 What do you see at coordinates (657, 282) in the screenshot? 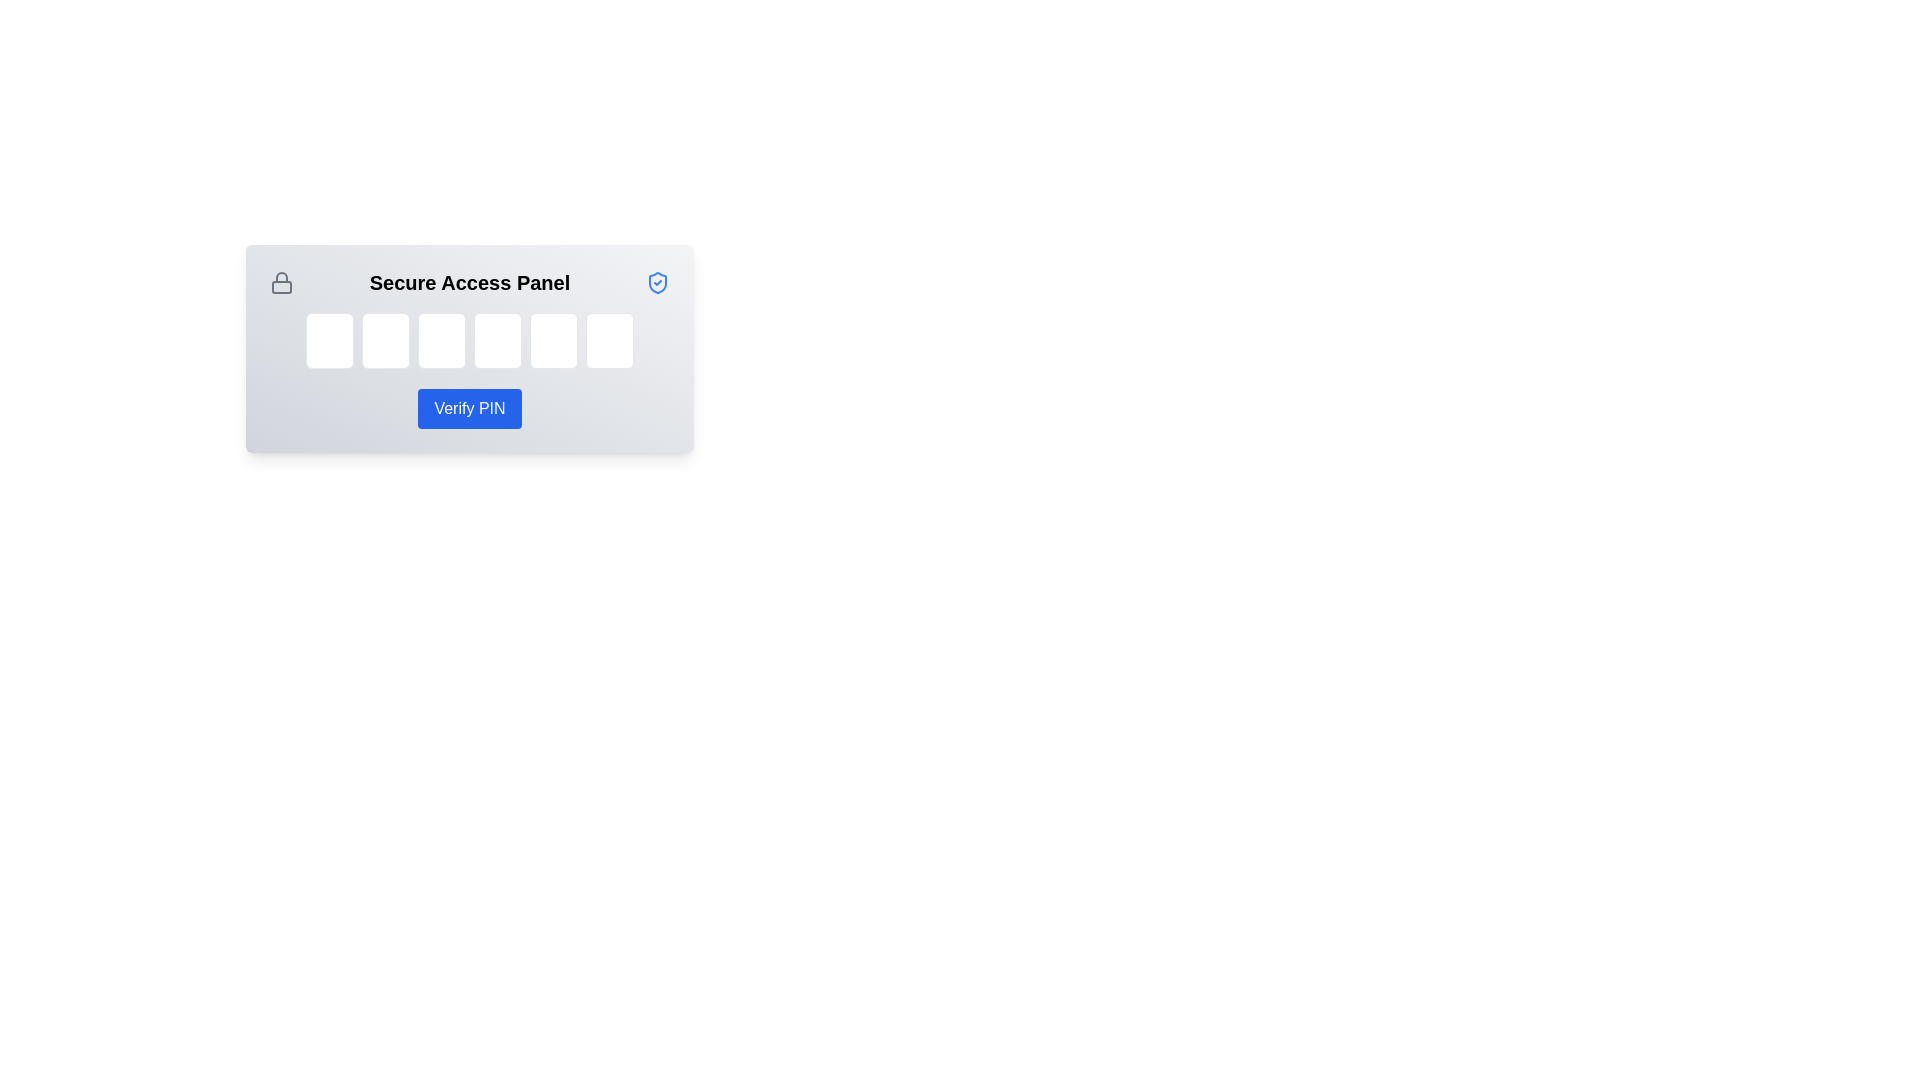
I see `the icon represented by a shield with a checkmark, located at the right-most part of the 'Secure Access Panel' header` at bounding box center [657, 282].